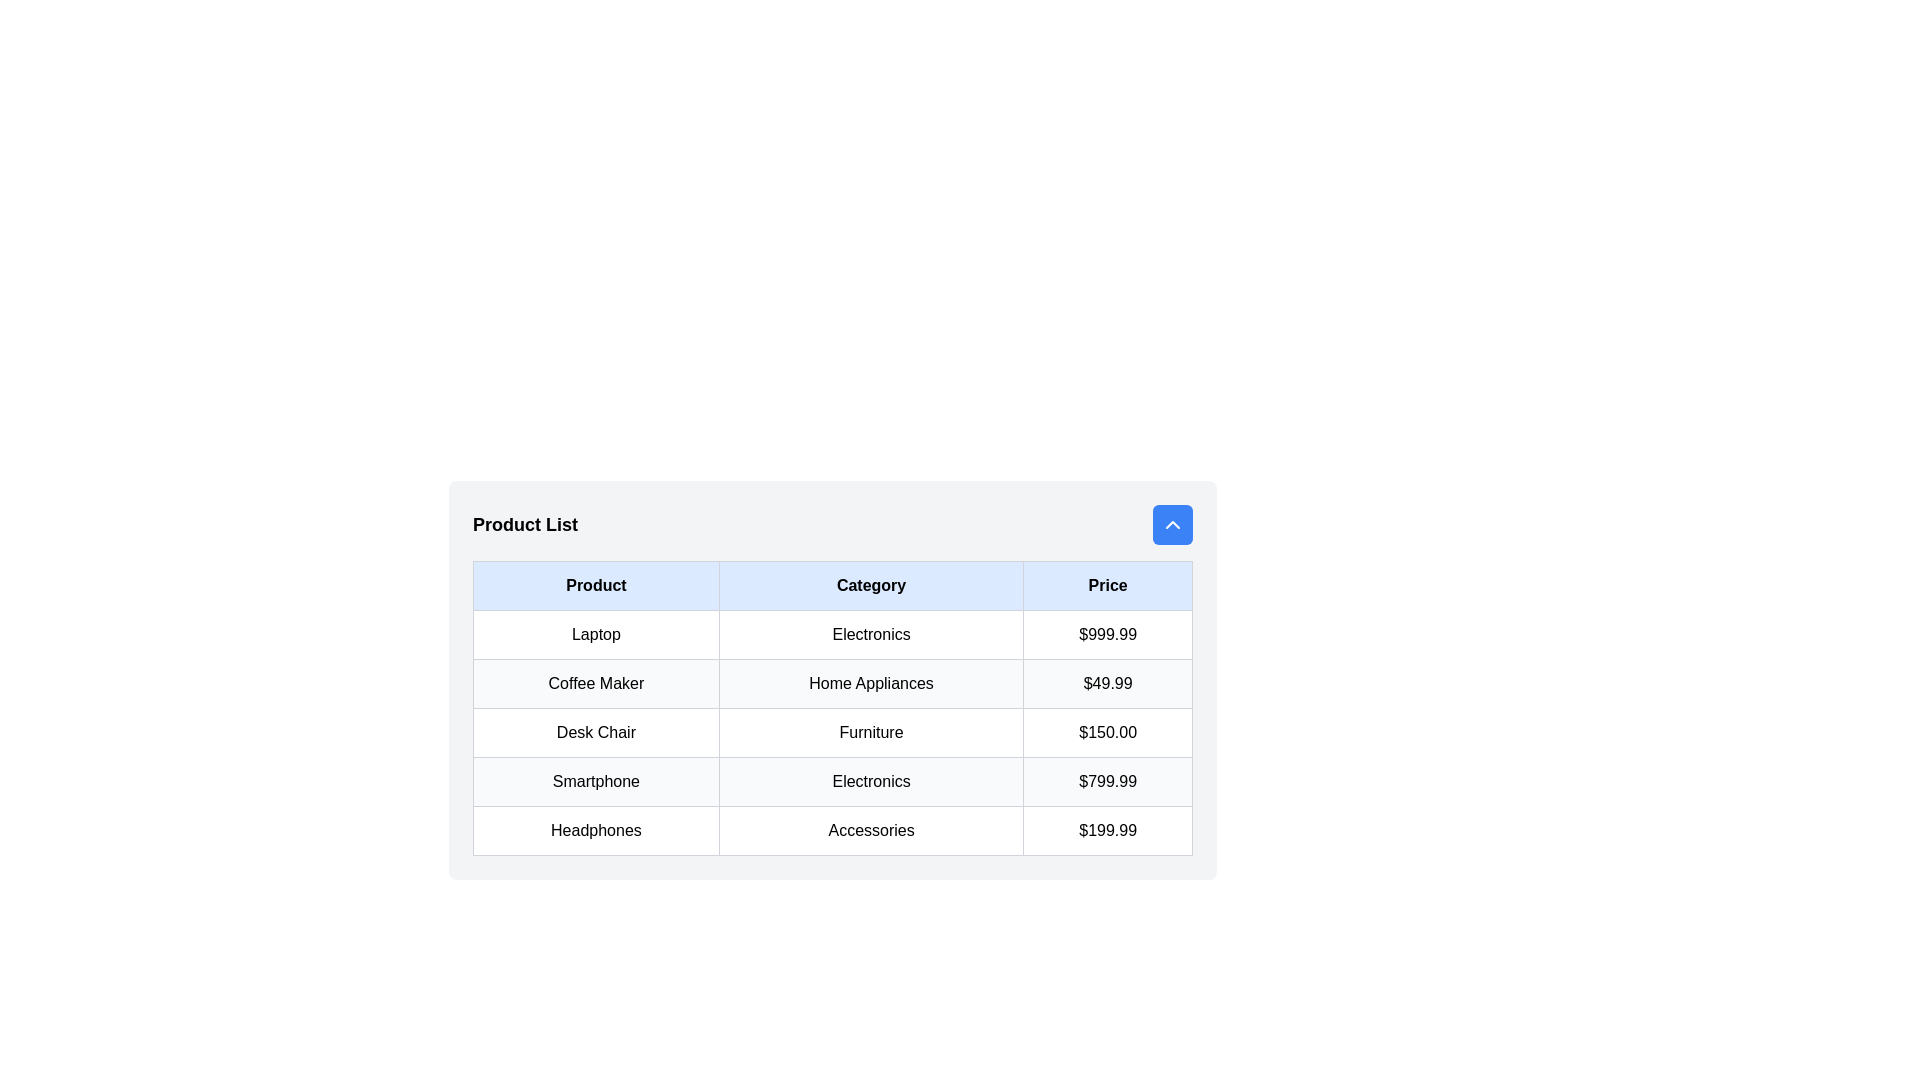  I want to click on the static text field that labels the category of the item in the second column of the table, located between 'Laptop' and '$999.99', so click(871, 635).